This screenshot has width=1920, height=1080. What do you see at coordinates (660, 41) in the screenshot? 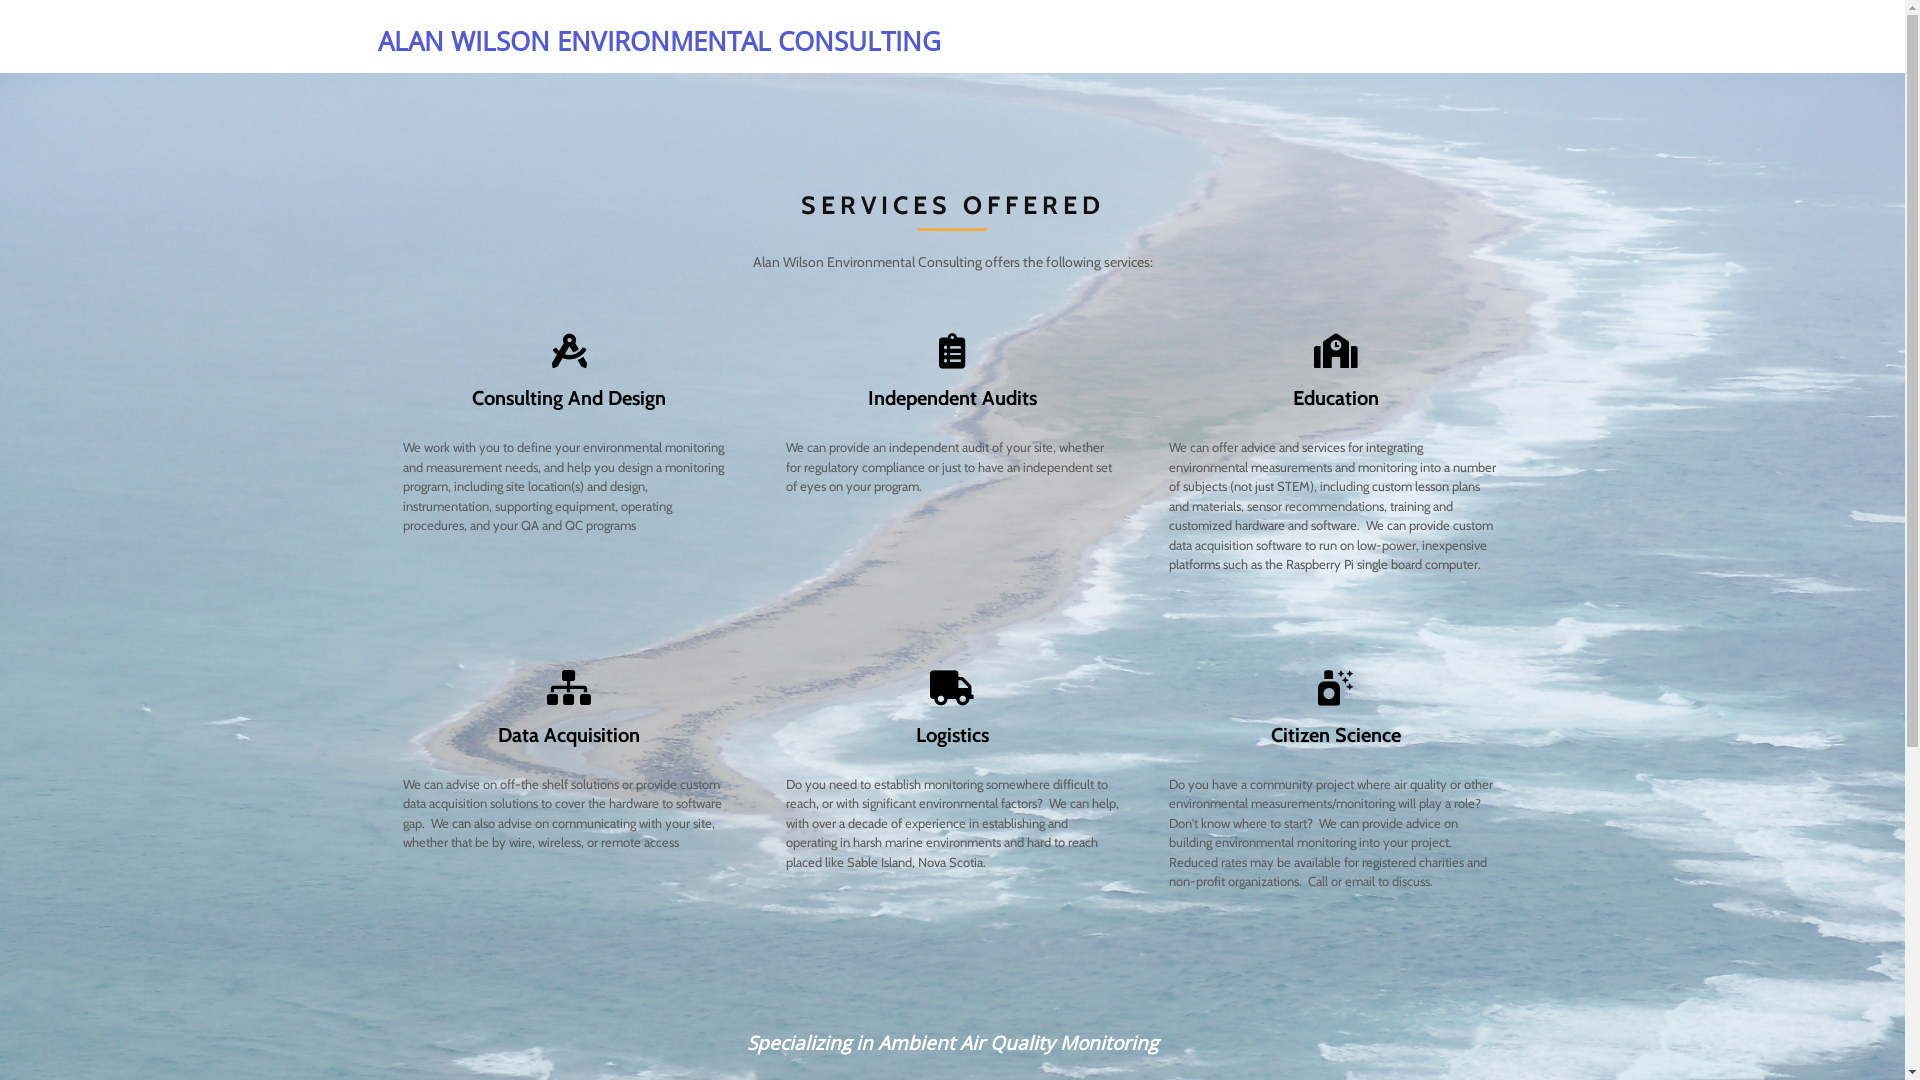
I see `'ALAN WILSON ENVIRONMENTAL CONSULTING'` at bounding box center [660, 41].